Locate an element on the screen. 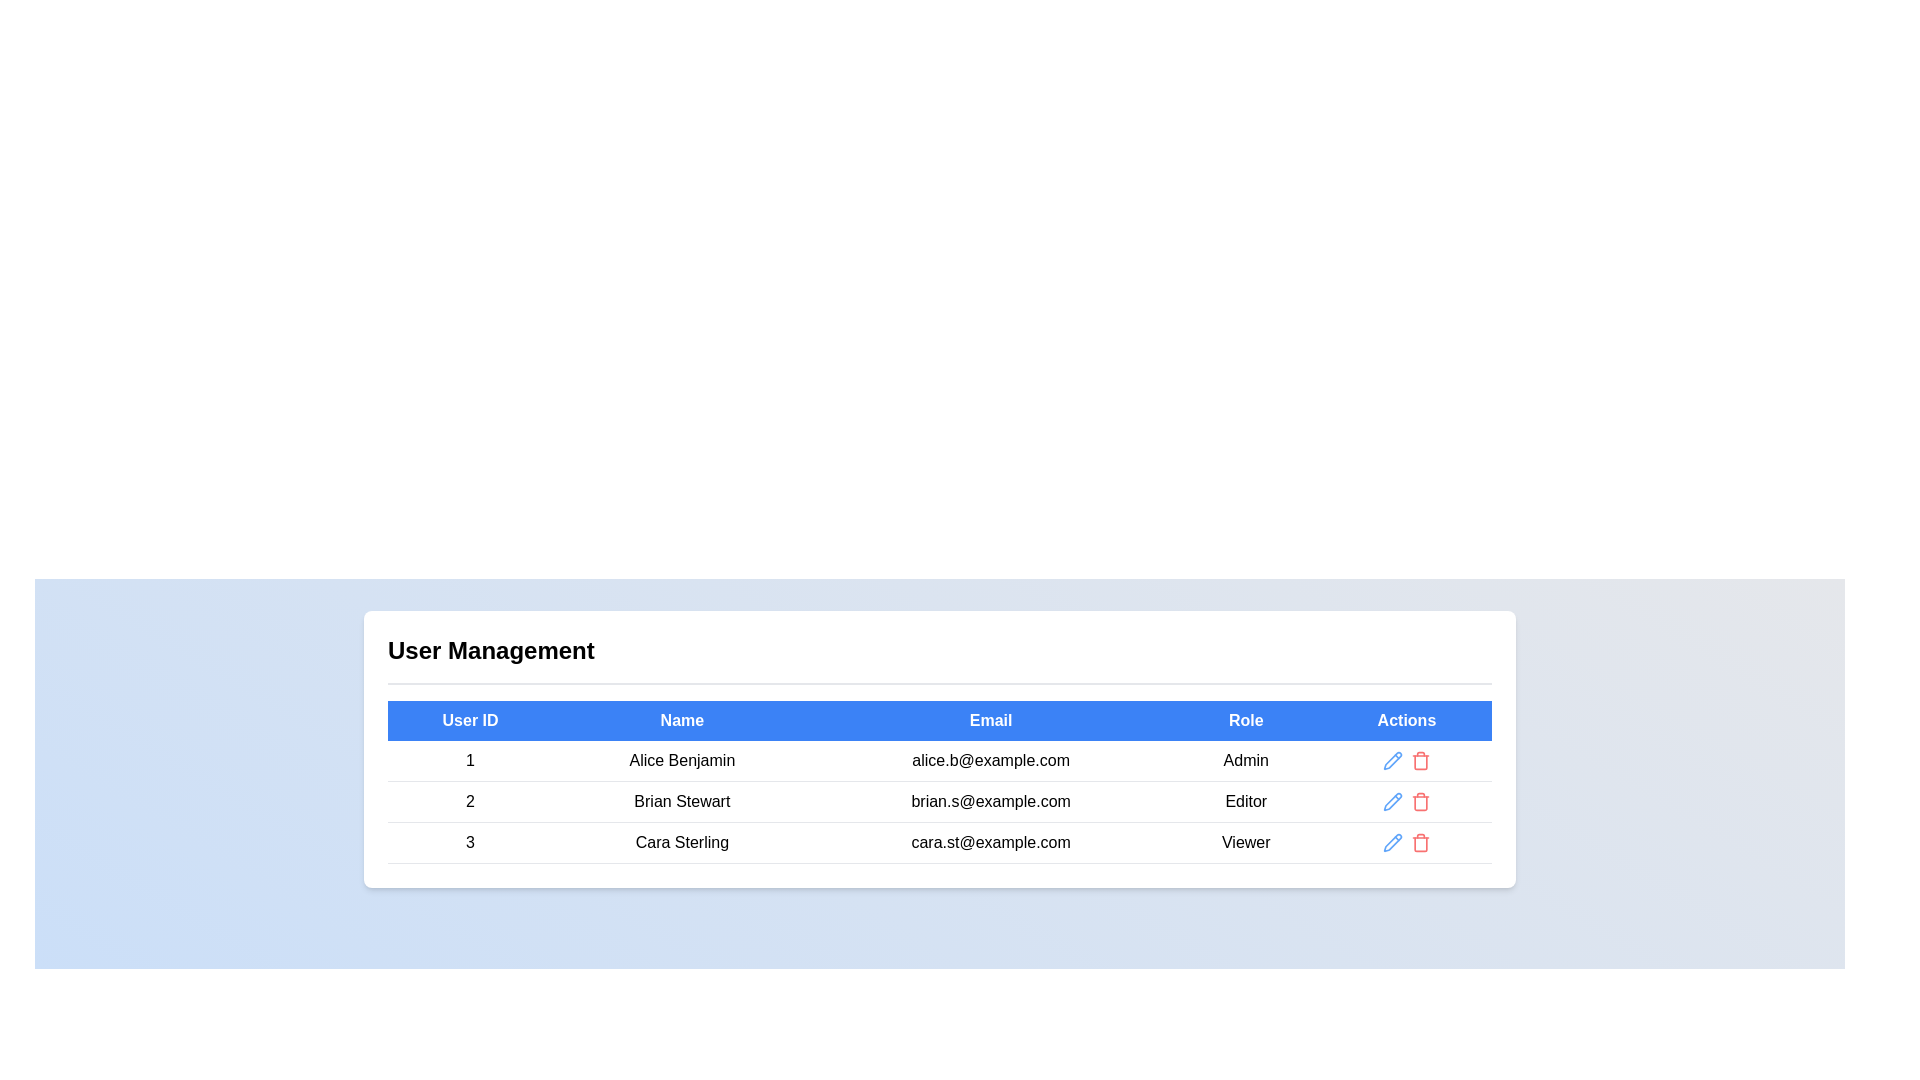  the 'Viewer' text label in the 'Role' column of the table for user 'Cara Sterling' is located at coordinates (1245, 843).